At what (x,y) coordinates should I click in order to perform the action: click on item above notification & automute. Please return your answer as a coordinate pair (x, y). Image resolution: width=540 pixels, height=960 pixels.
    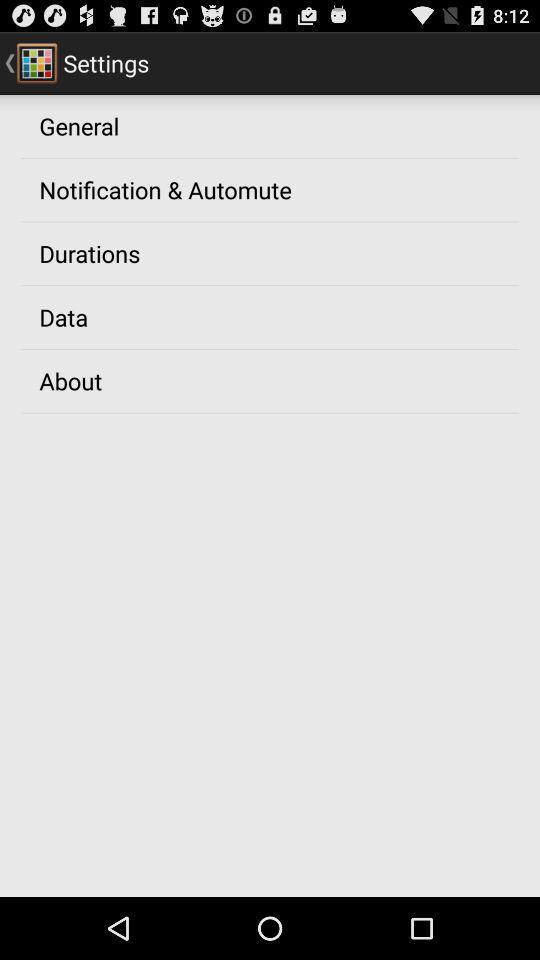
    Looking at the image, I should click on (78, 124).